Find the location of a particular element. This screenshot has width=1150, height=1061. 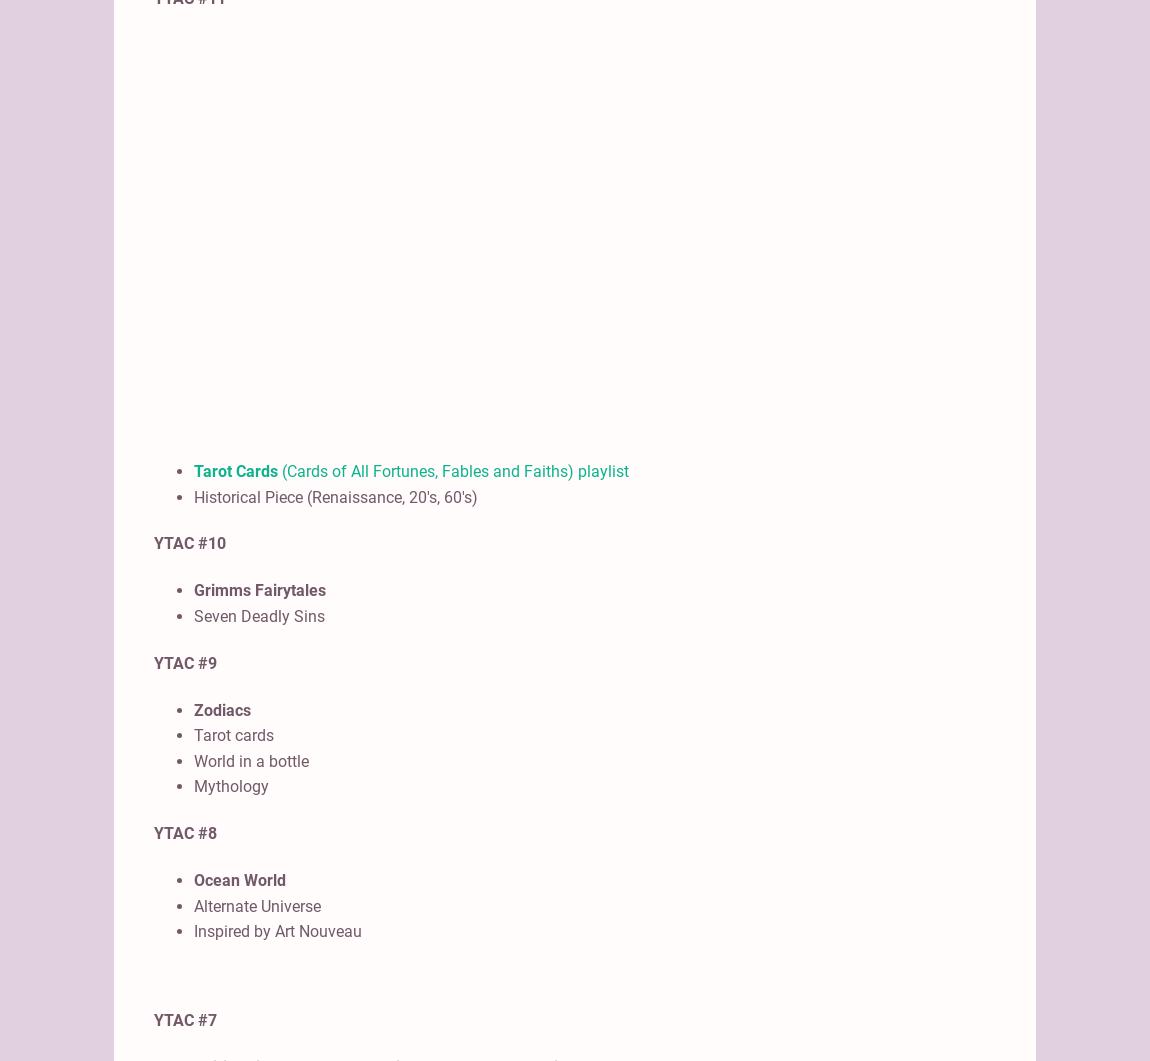

'Ocean World' is located at coordinates (239, 880).